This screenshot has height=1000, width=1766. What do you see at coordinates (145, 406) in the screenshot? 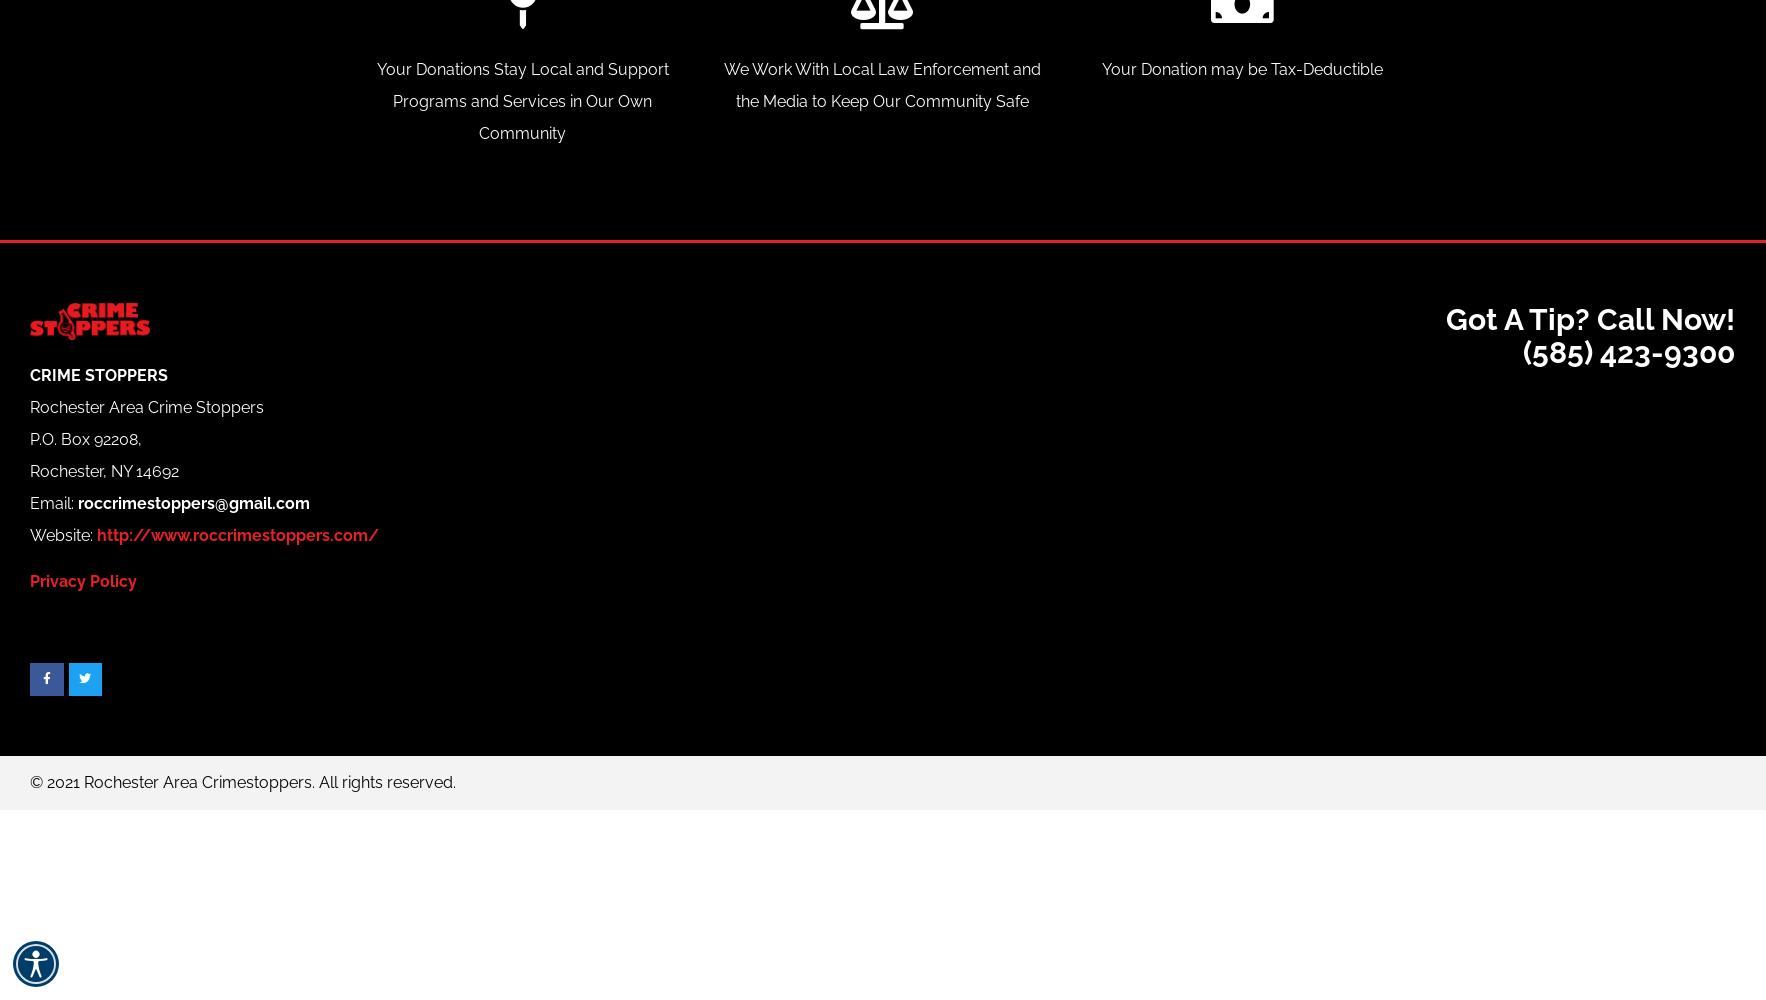
I see `'Rochester Area Crime Stoppers'` at bounding box center [145, 406].